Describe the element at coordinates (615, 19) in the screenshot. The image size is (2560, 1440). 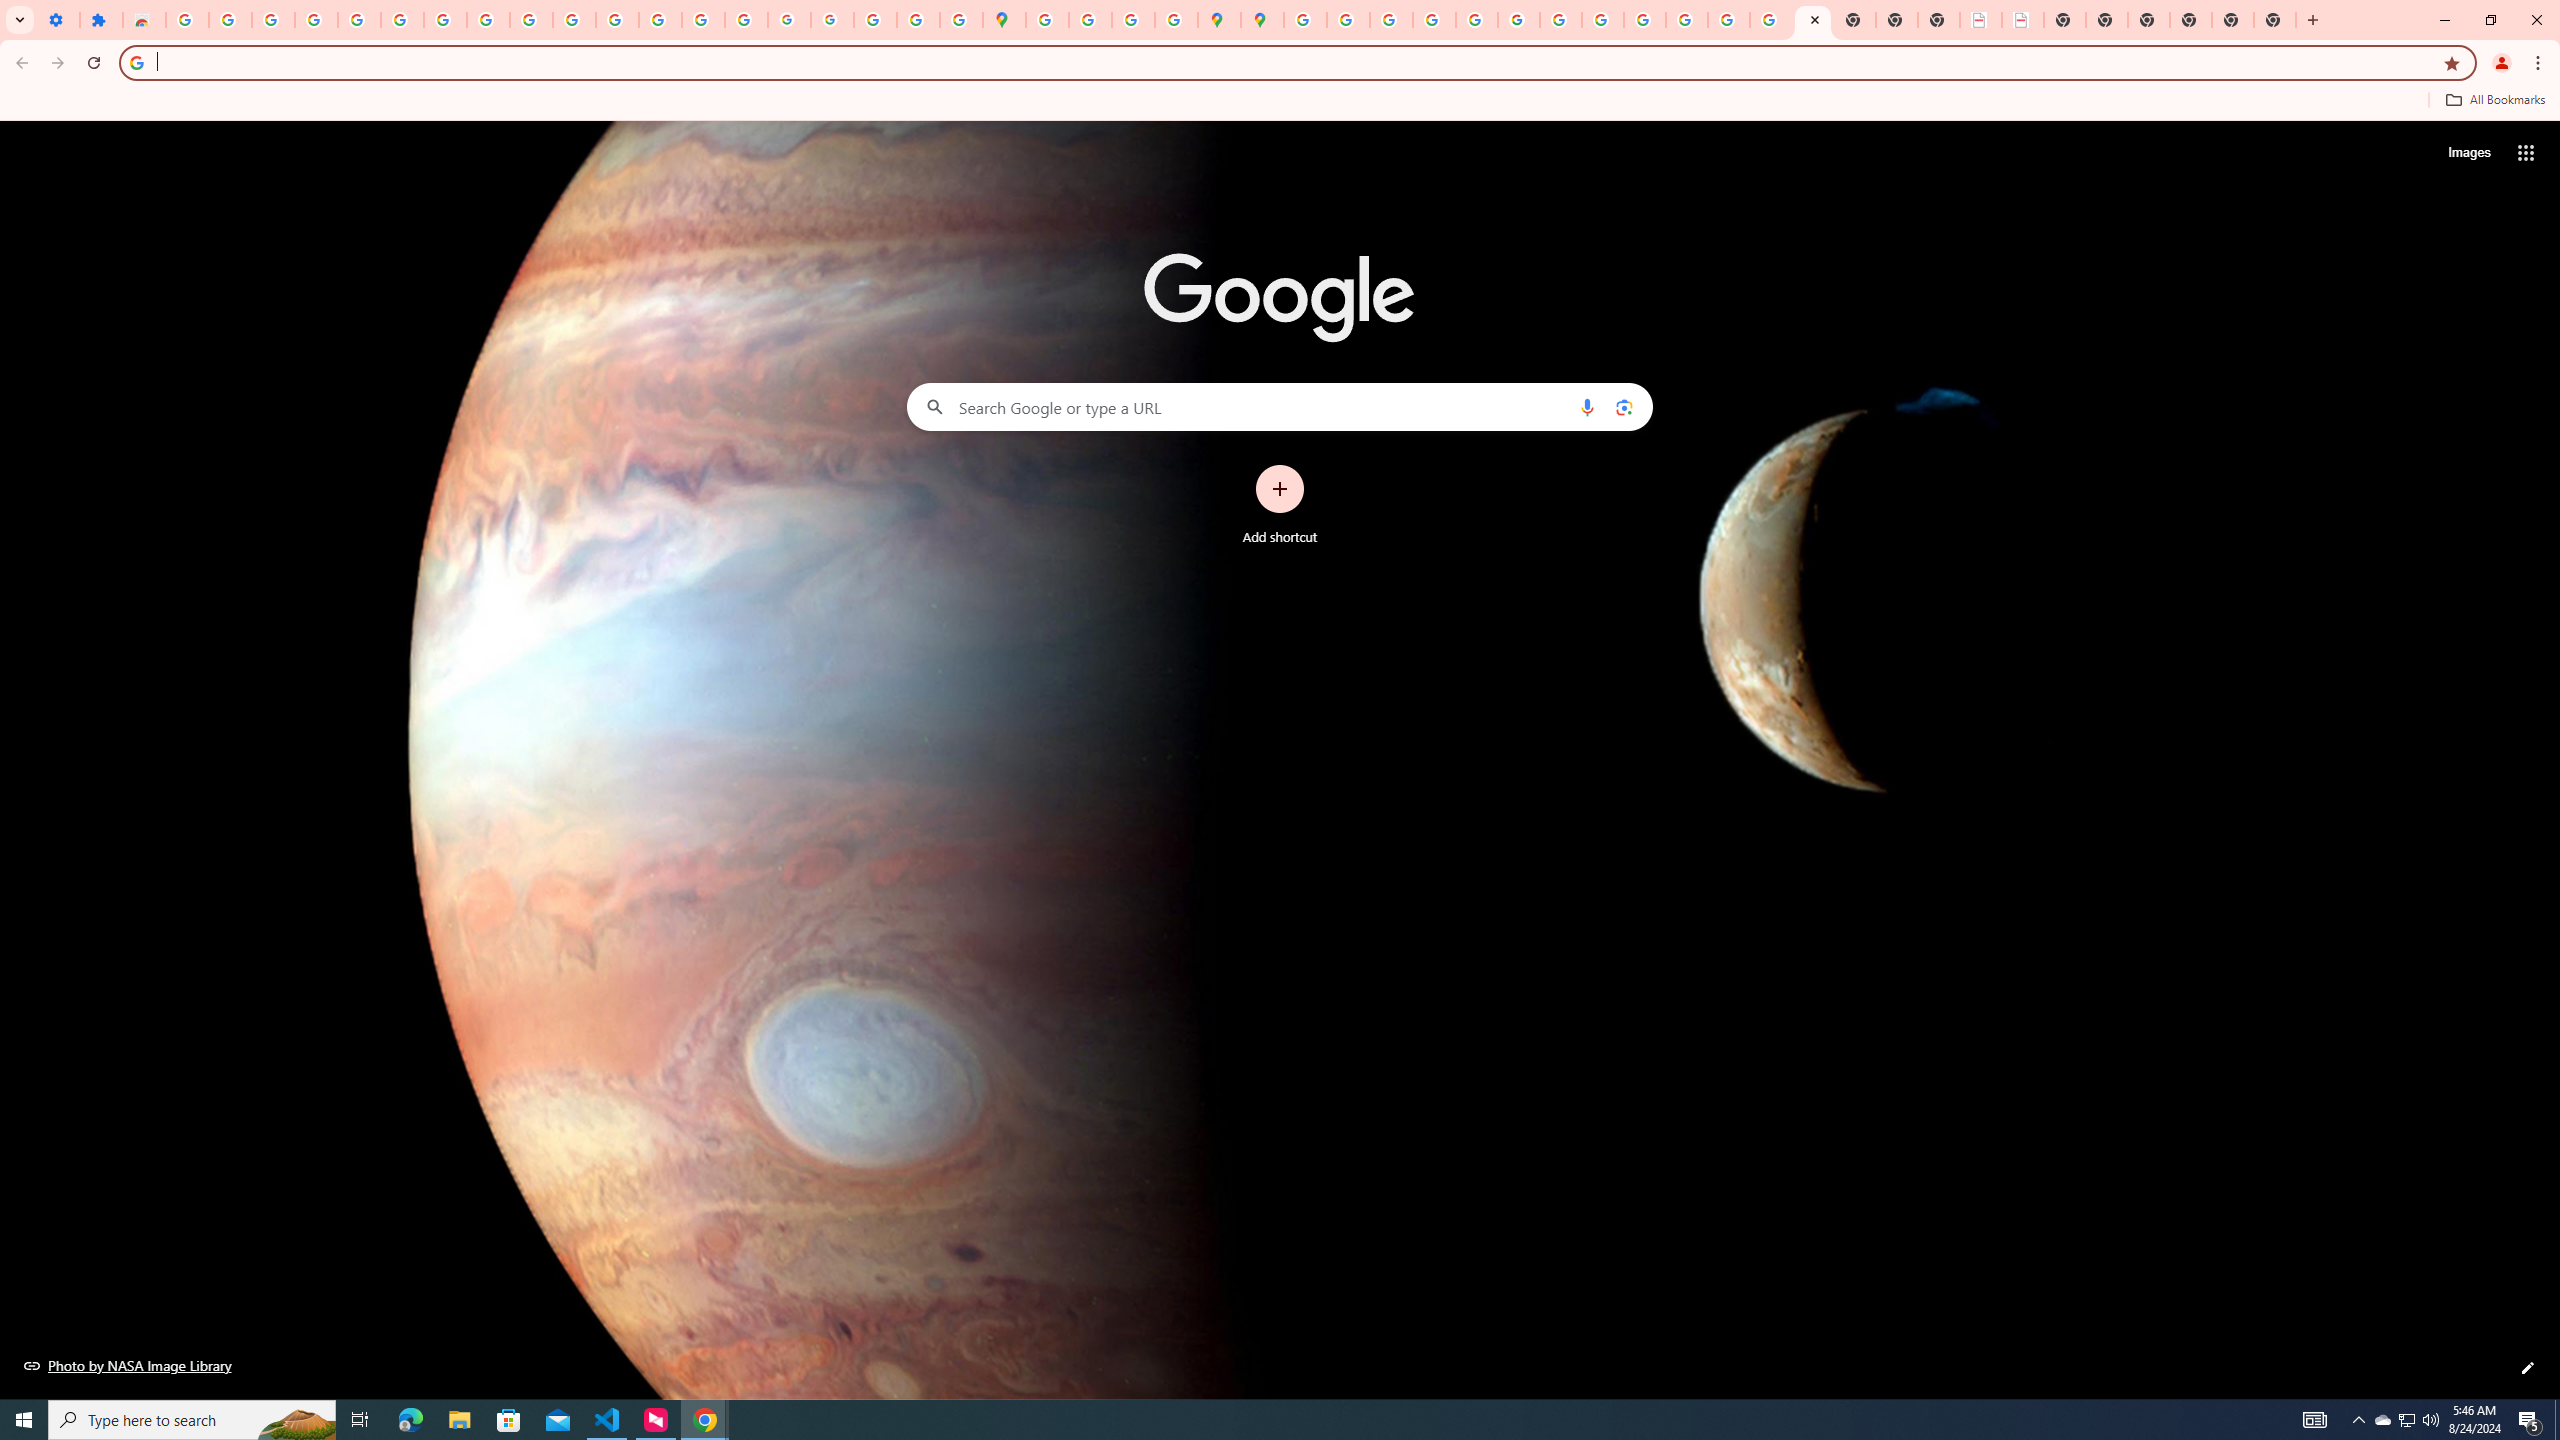
I see `'https://scholar.google.com/'` at that location.